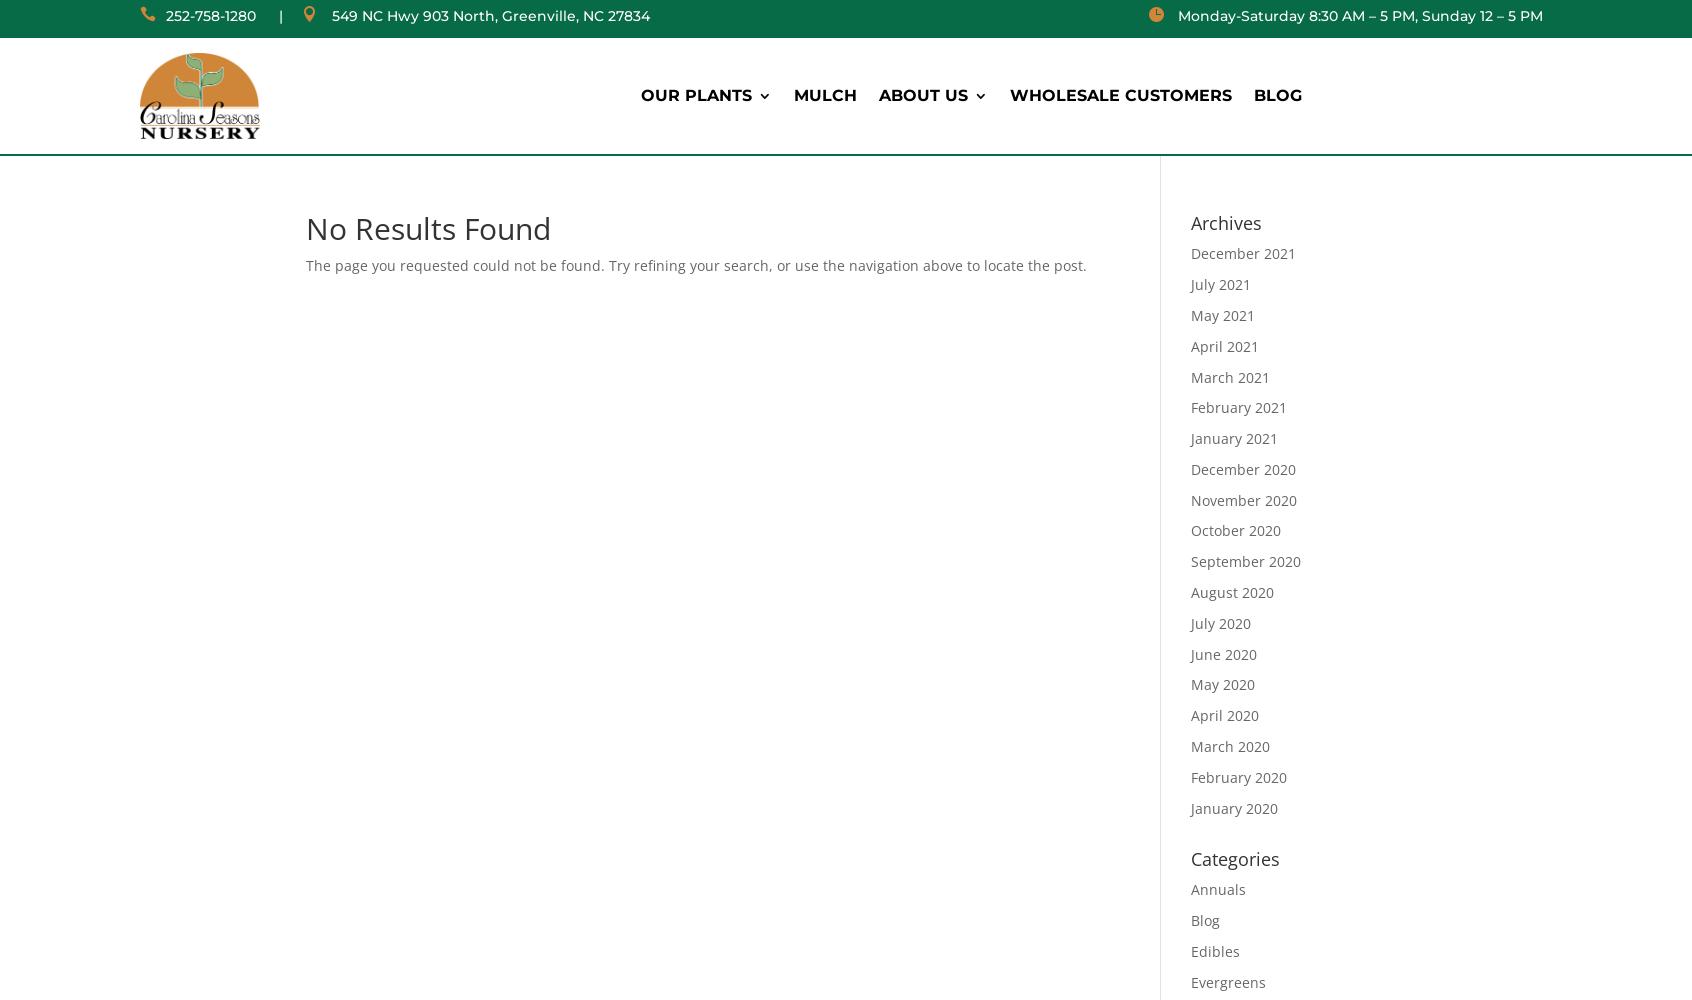 The height and width of the screenshot is (1000, 1692). Describe the element at coordinates (1242, 498) in the screenshot. I see `'November 2020'` at that location.